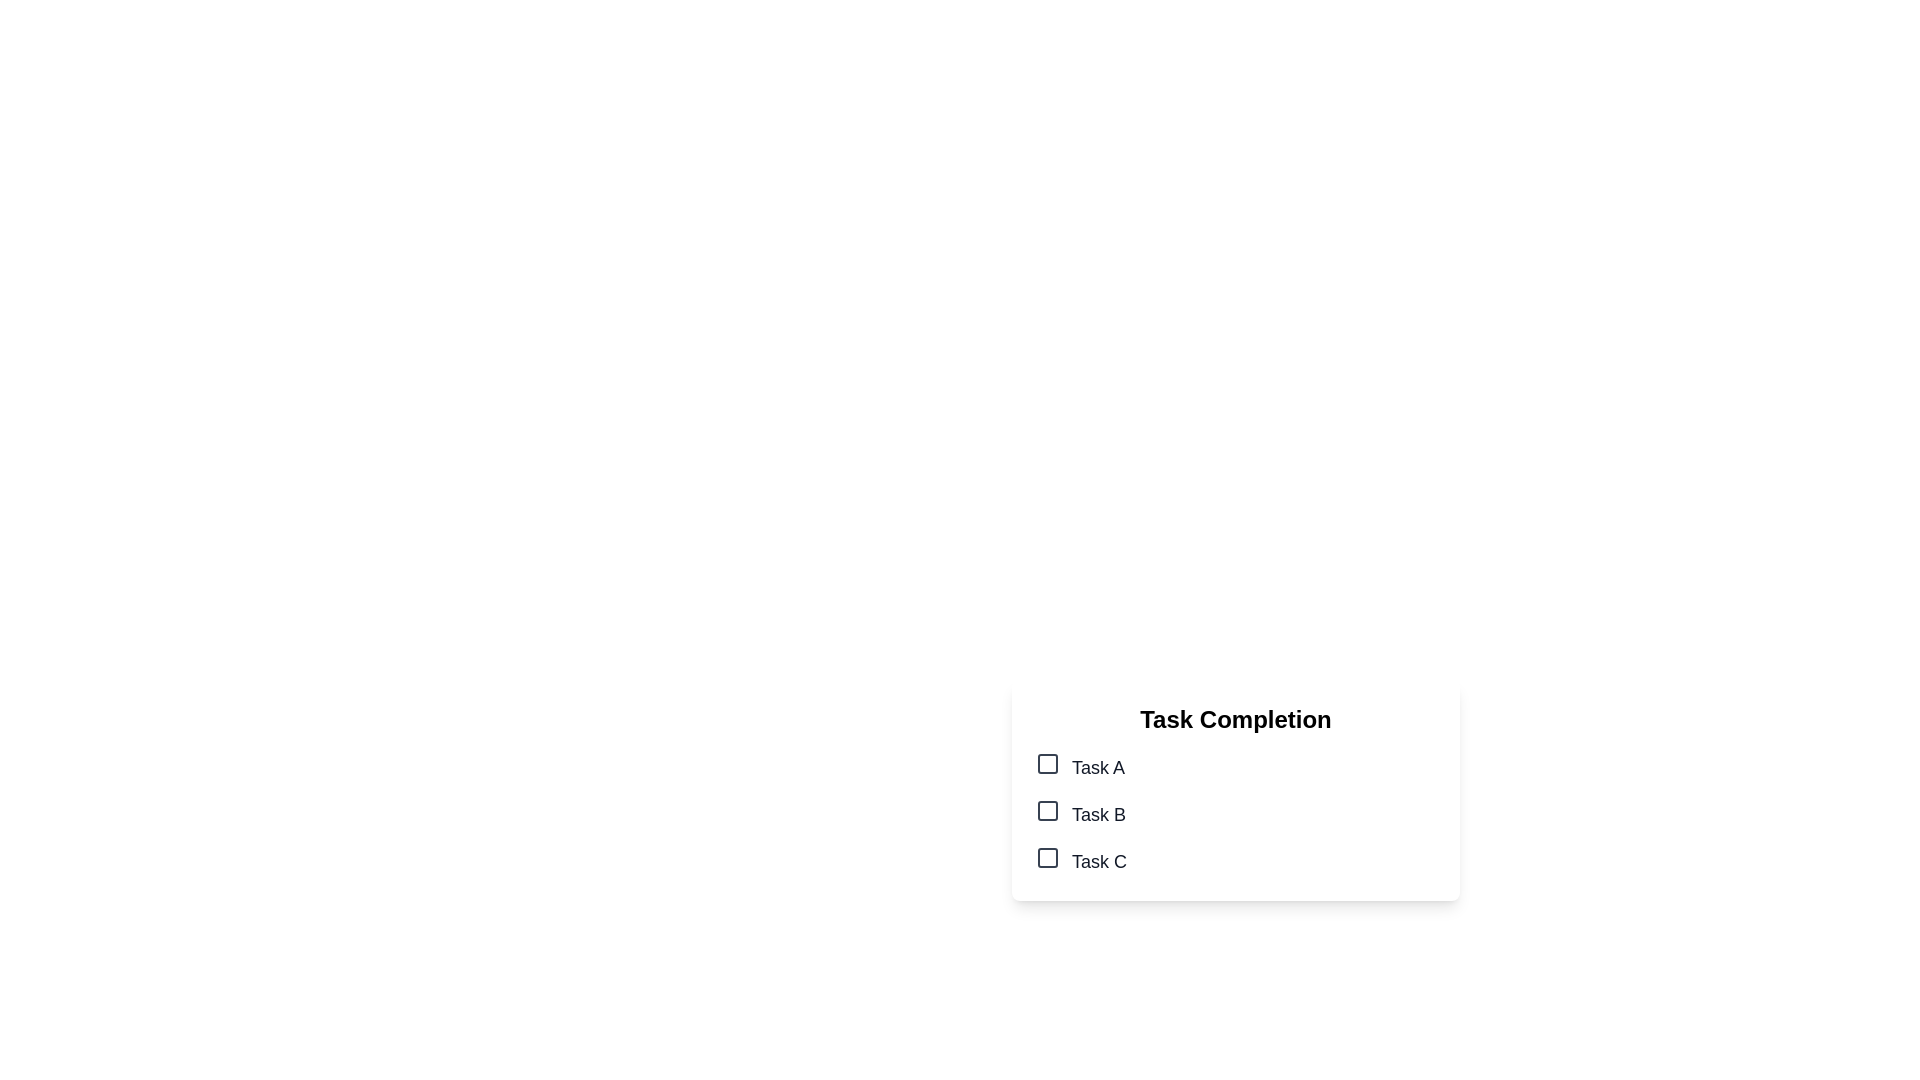 The width and height of the screenshot is (1920, 1080). Describe the element at coordinates (1046, 856) in the screenshot. I see `the checkbox styled with a gray outline associated with the label 'Task C'` at that location.